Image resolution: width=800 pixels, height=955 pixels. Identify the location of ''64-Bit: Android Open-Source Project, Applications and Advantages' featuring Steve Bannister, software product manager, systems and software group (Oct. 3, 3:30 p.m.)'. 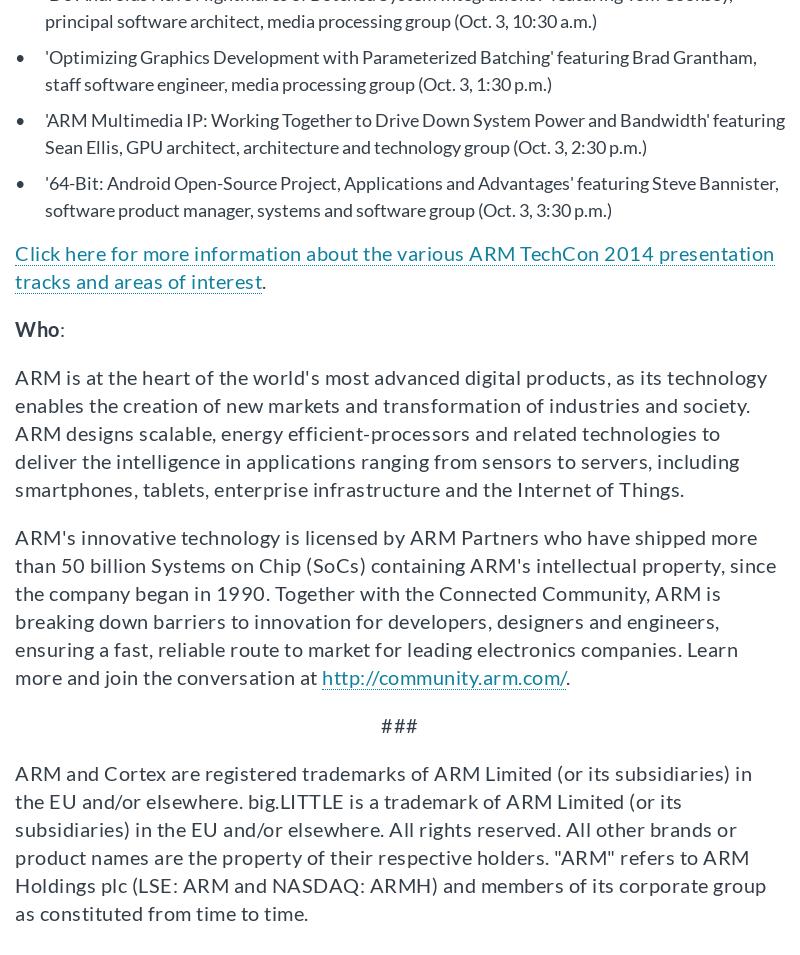
(44, 196).